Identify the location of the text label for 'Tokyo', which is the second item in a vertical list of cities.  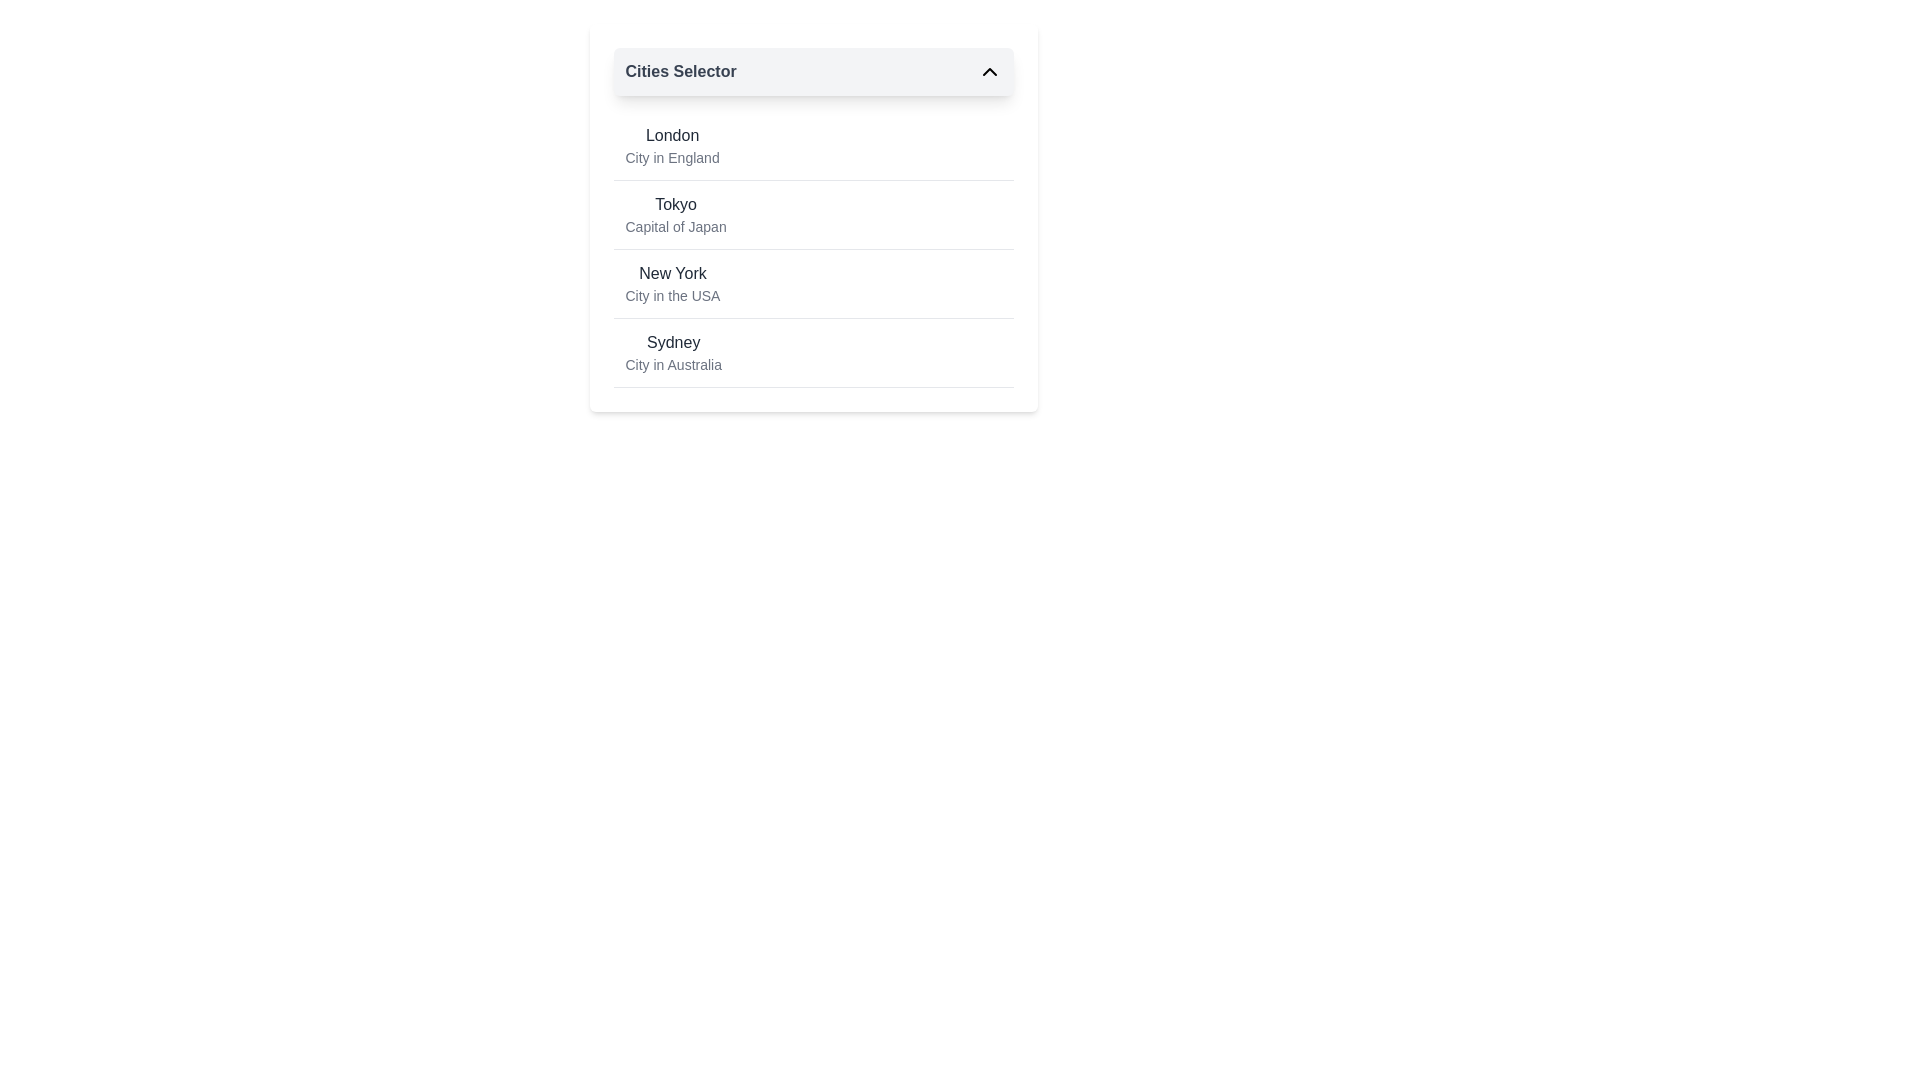
(676, 215).